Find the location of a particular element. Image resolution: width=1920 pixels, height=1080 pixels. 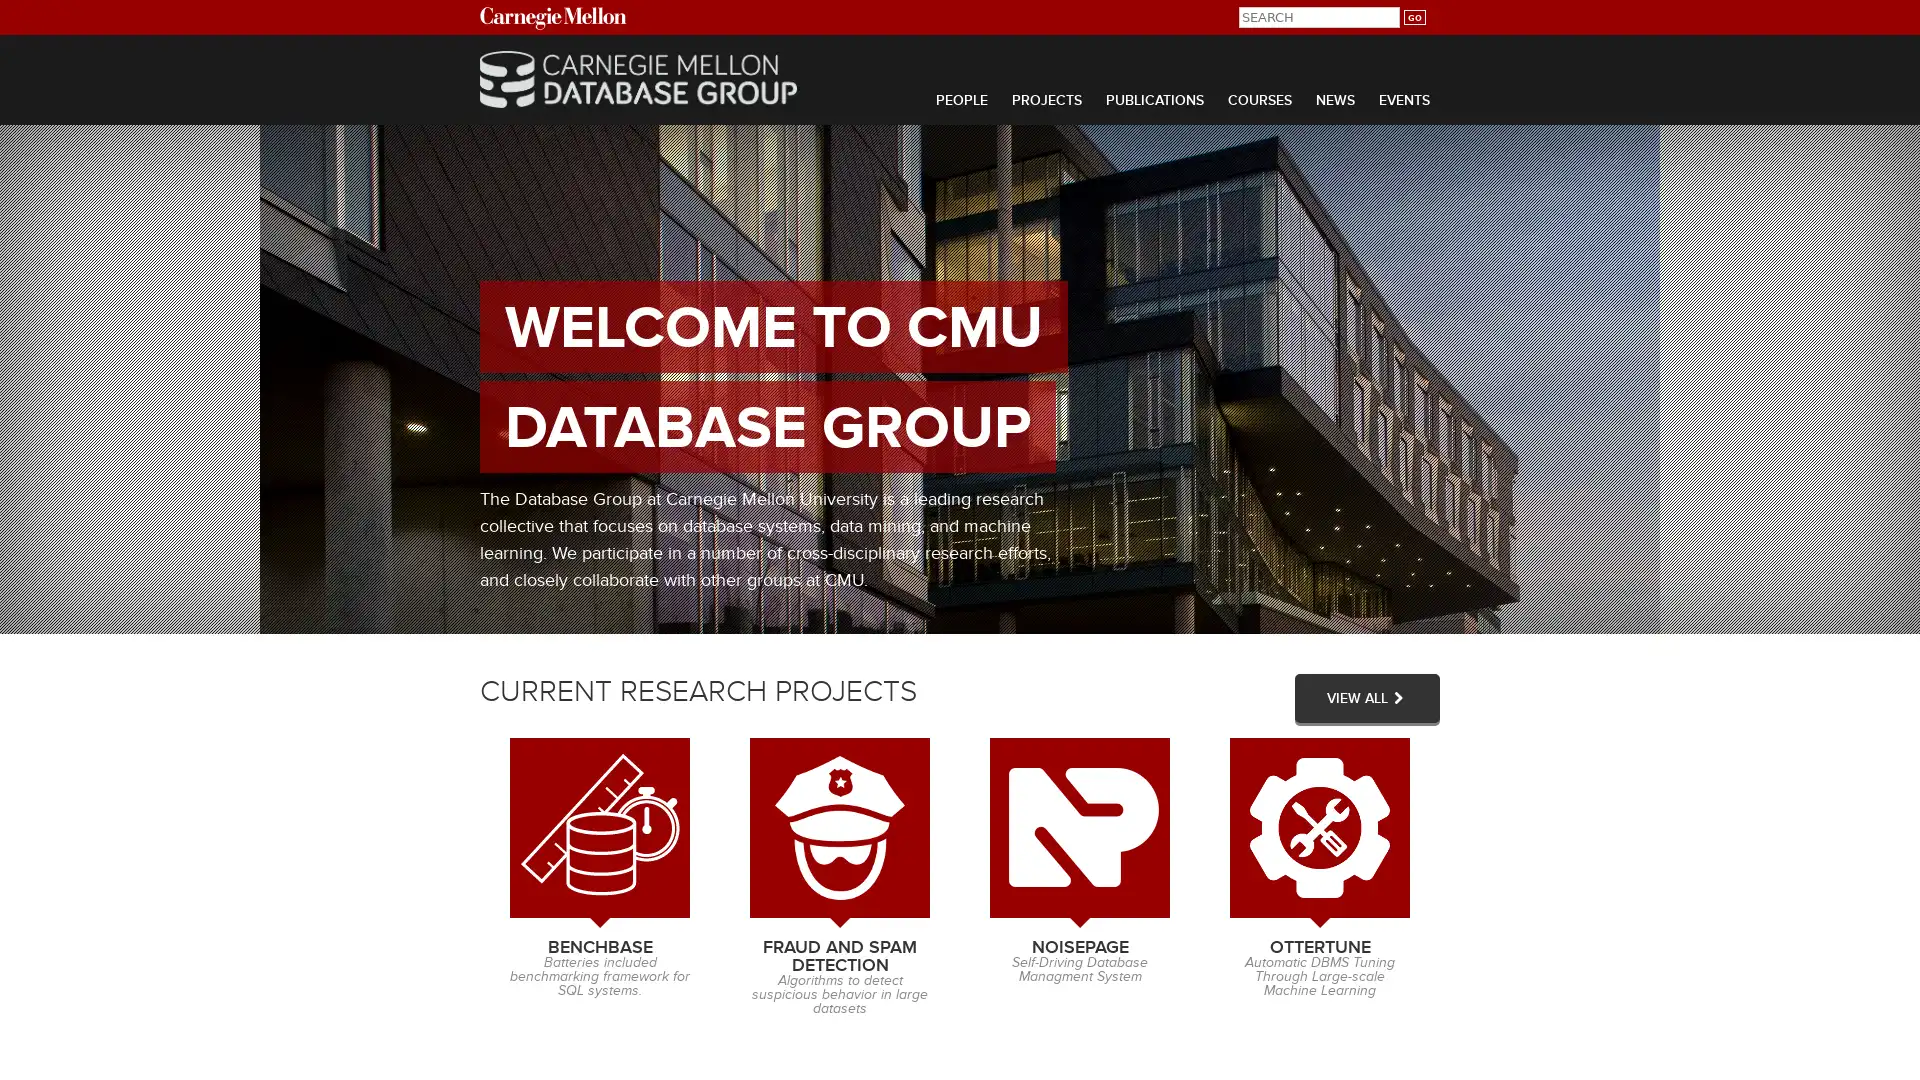

Go is located at coordinates (1413, 17).